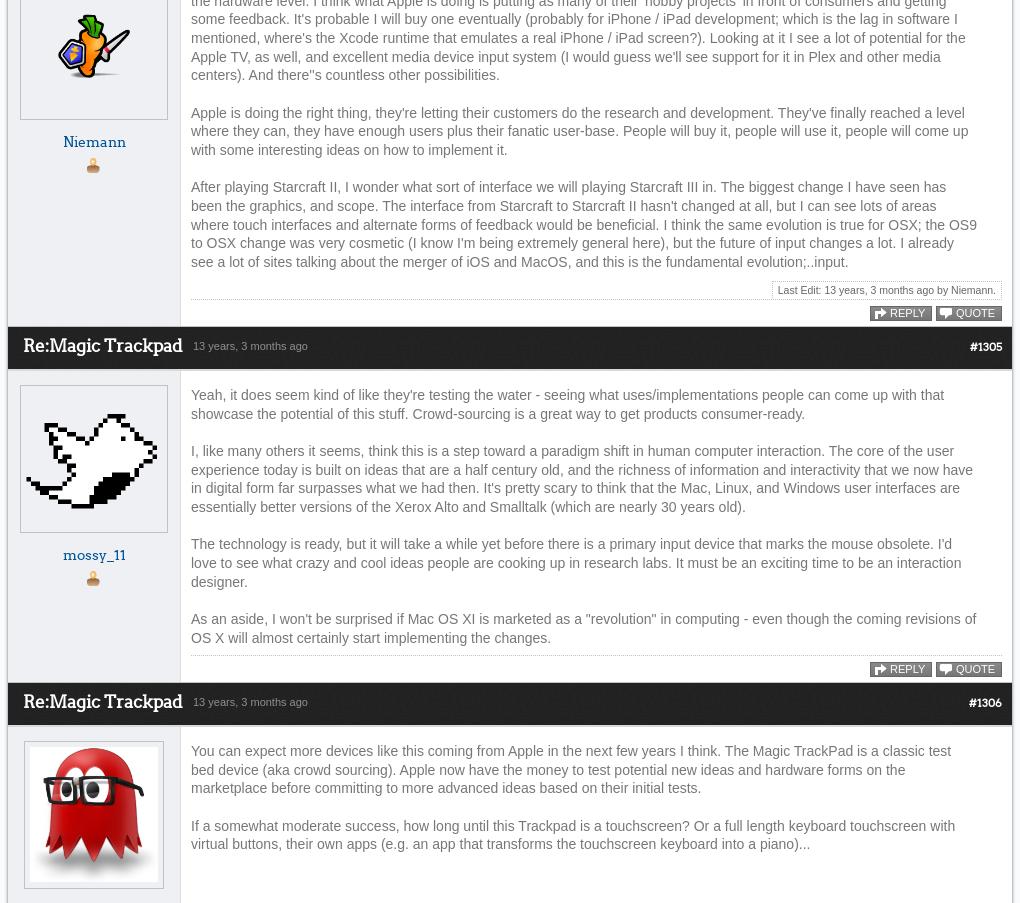  What do you see at coordinates (583, 224) in the screenshot?
I see `'After playing Starcraft II, I wonder what sort of interface we will playing Starcraft III in.  The biggest change I have seen has been the graphics, and scope.  The interface from Starcraft to Starcraft II hasn't changed at all, but I can see lots of areas where touch interfaces and alternate forms of feedback would be beneficial.  I think the same evolution is true for OSX; the OS9 to OSX change was very cosmetic (I know I'm being extremely general here), but the future of input changes a lot.  I already see a lot of sites talking about the merger of iOS and MacOS, and this is the fundamental evolution;..input.'` at bounding box center [583, 224].